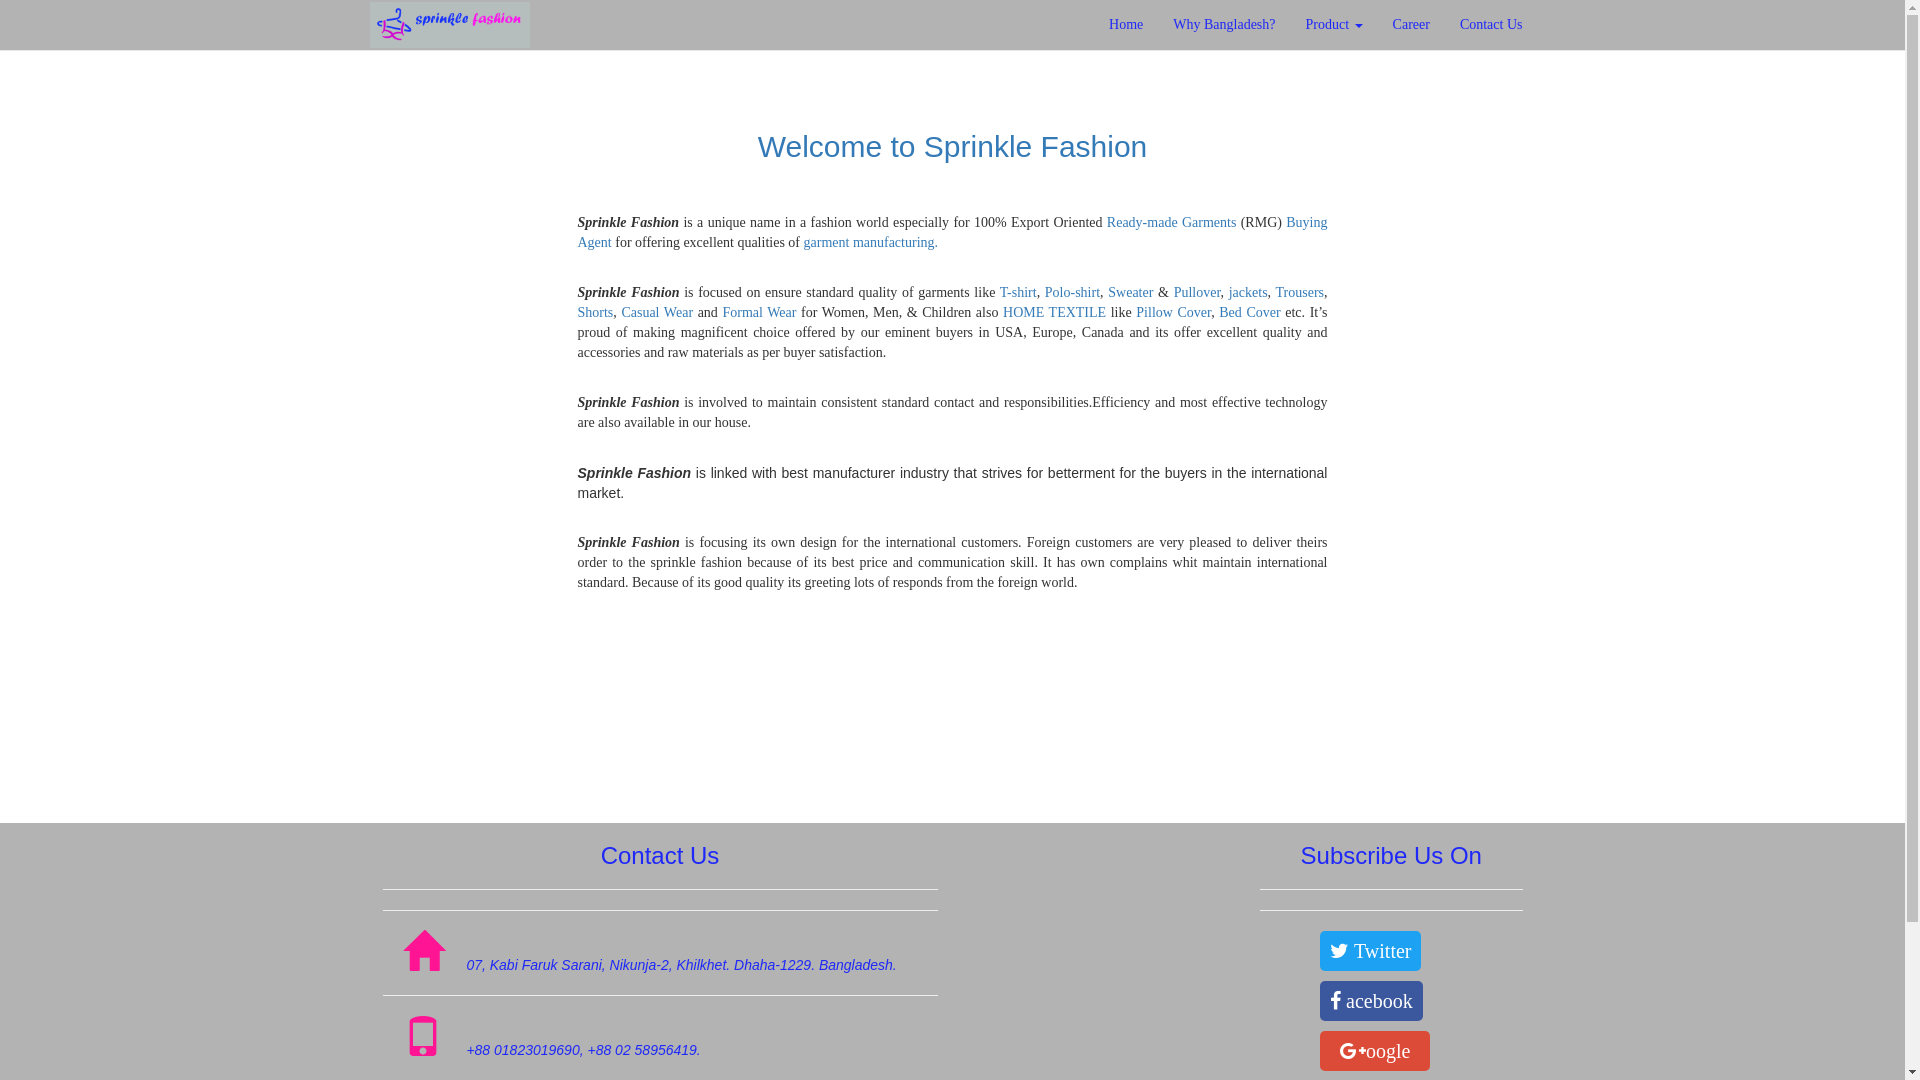 The image size is (1920, 1080). I want to click on 'Why Bangladesh?', so click(1157, 24).